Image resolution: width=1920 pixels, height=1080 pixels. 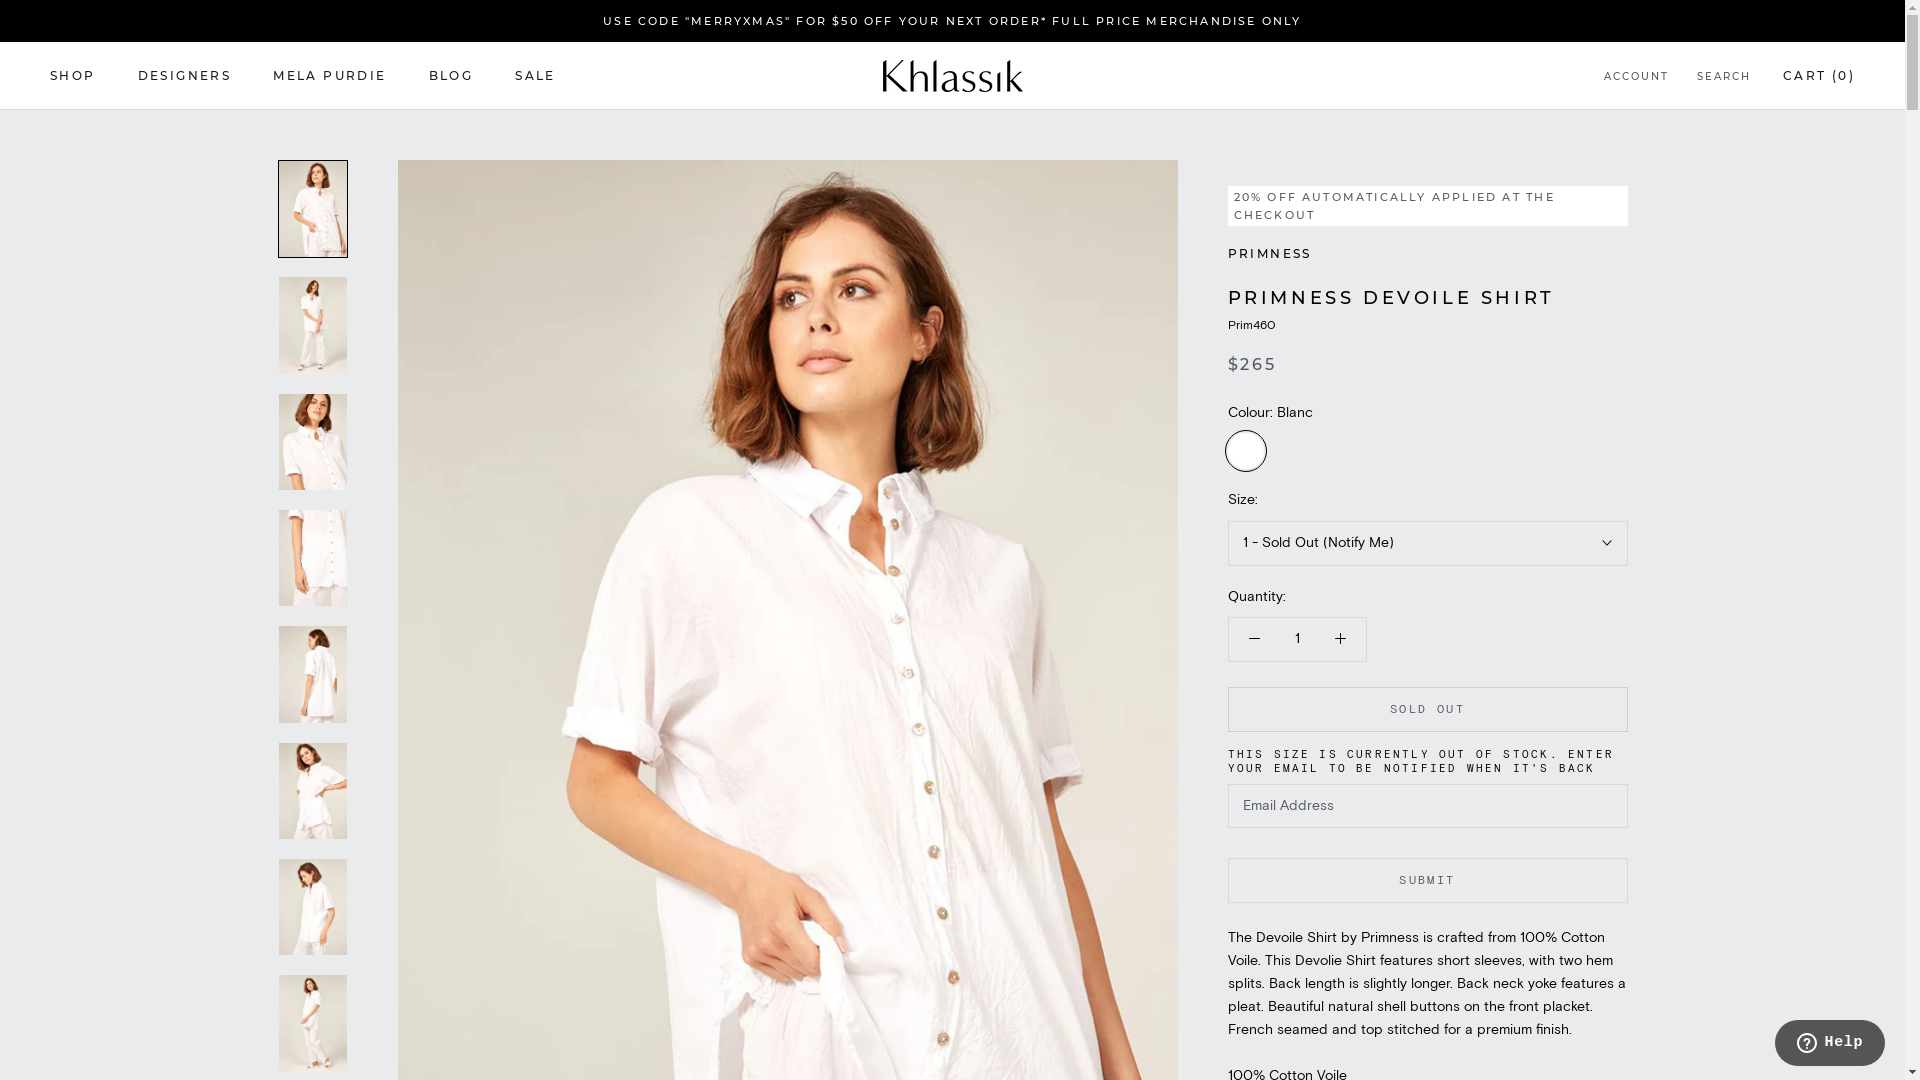 I want to click on 'SALE', so click(x=535, y=74).